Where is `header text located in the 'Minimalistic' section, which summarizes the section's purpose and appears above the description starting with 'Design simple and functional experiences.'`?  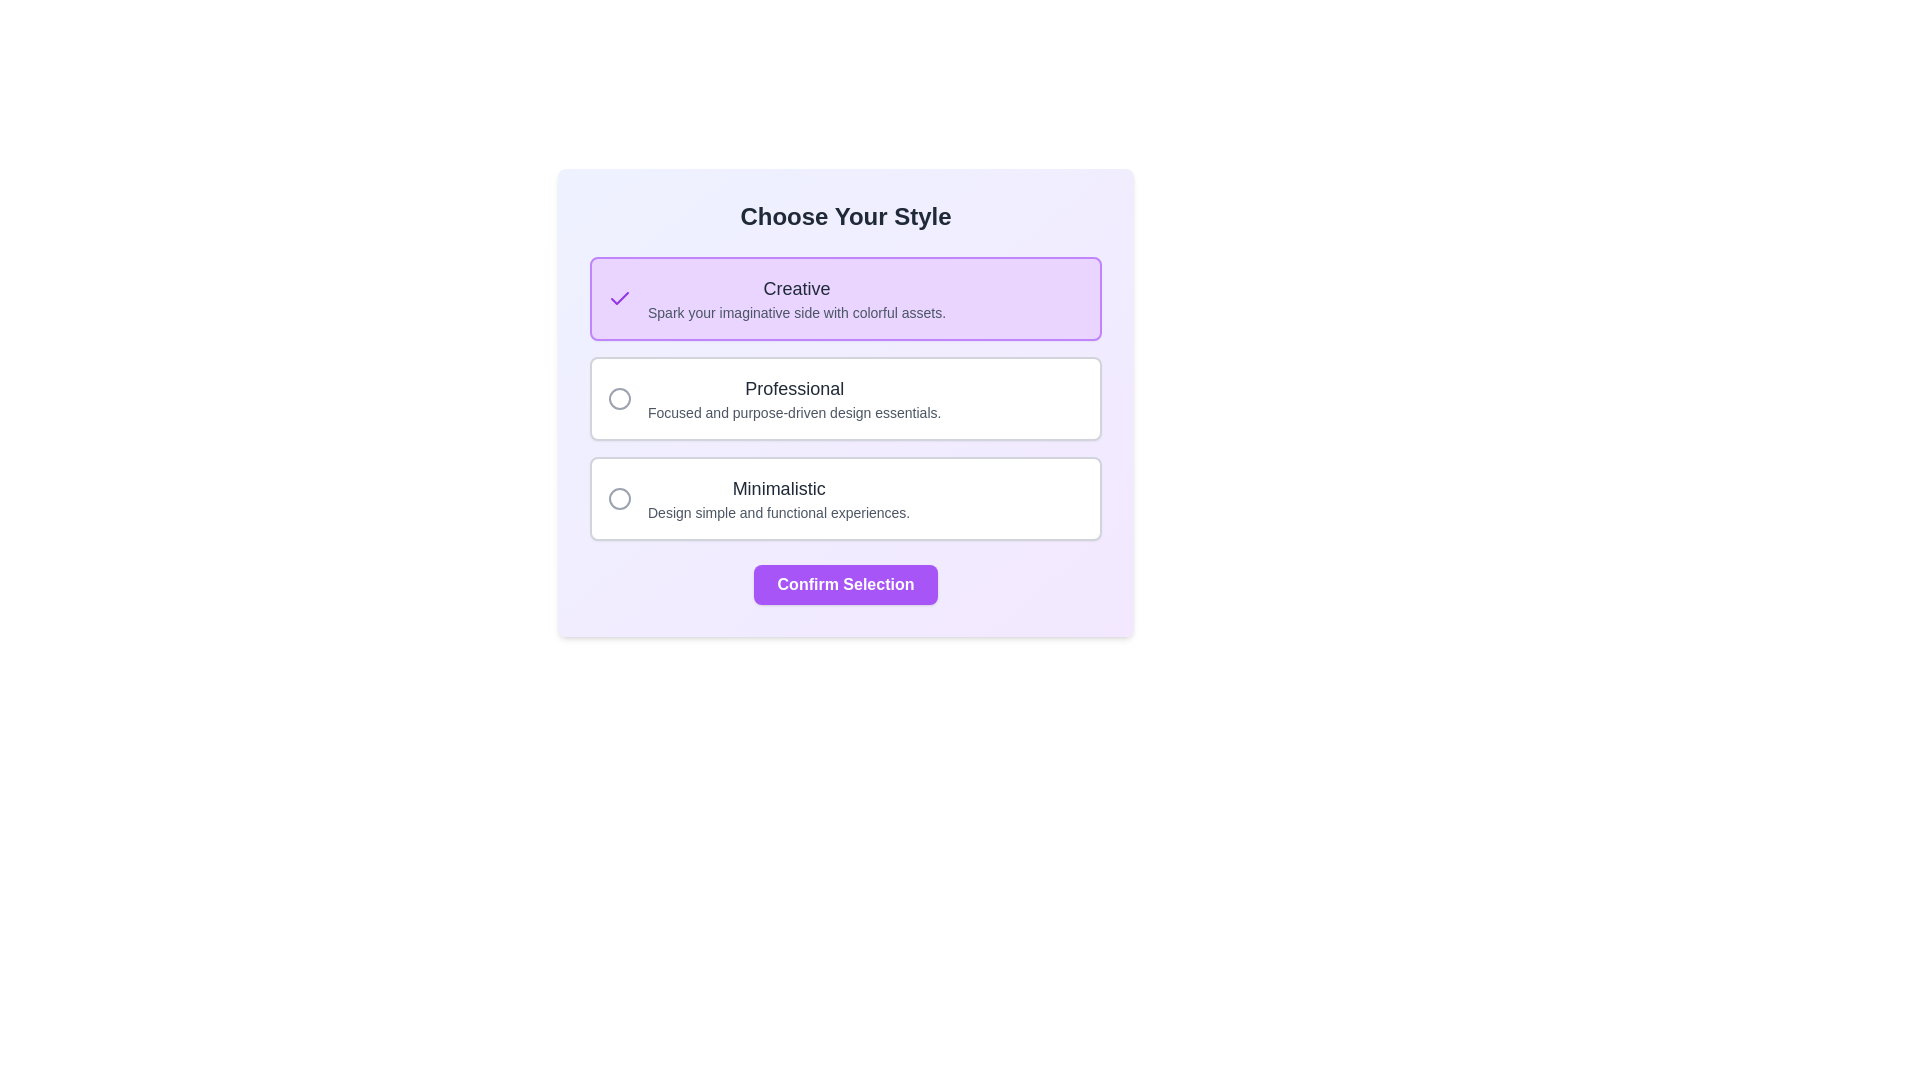
header text located in the 'Minimalistic' section, which summarizes the section's purpose and appears above the description starting with 'Design simple and functional experiences.' is located at coordinates (778, 489).